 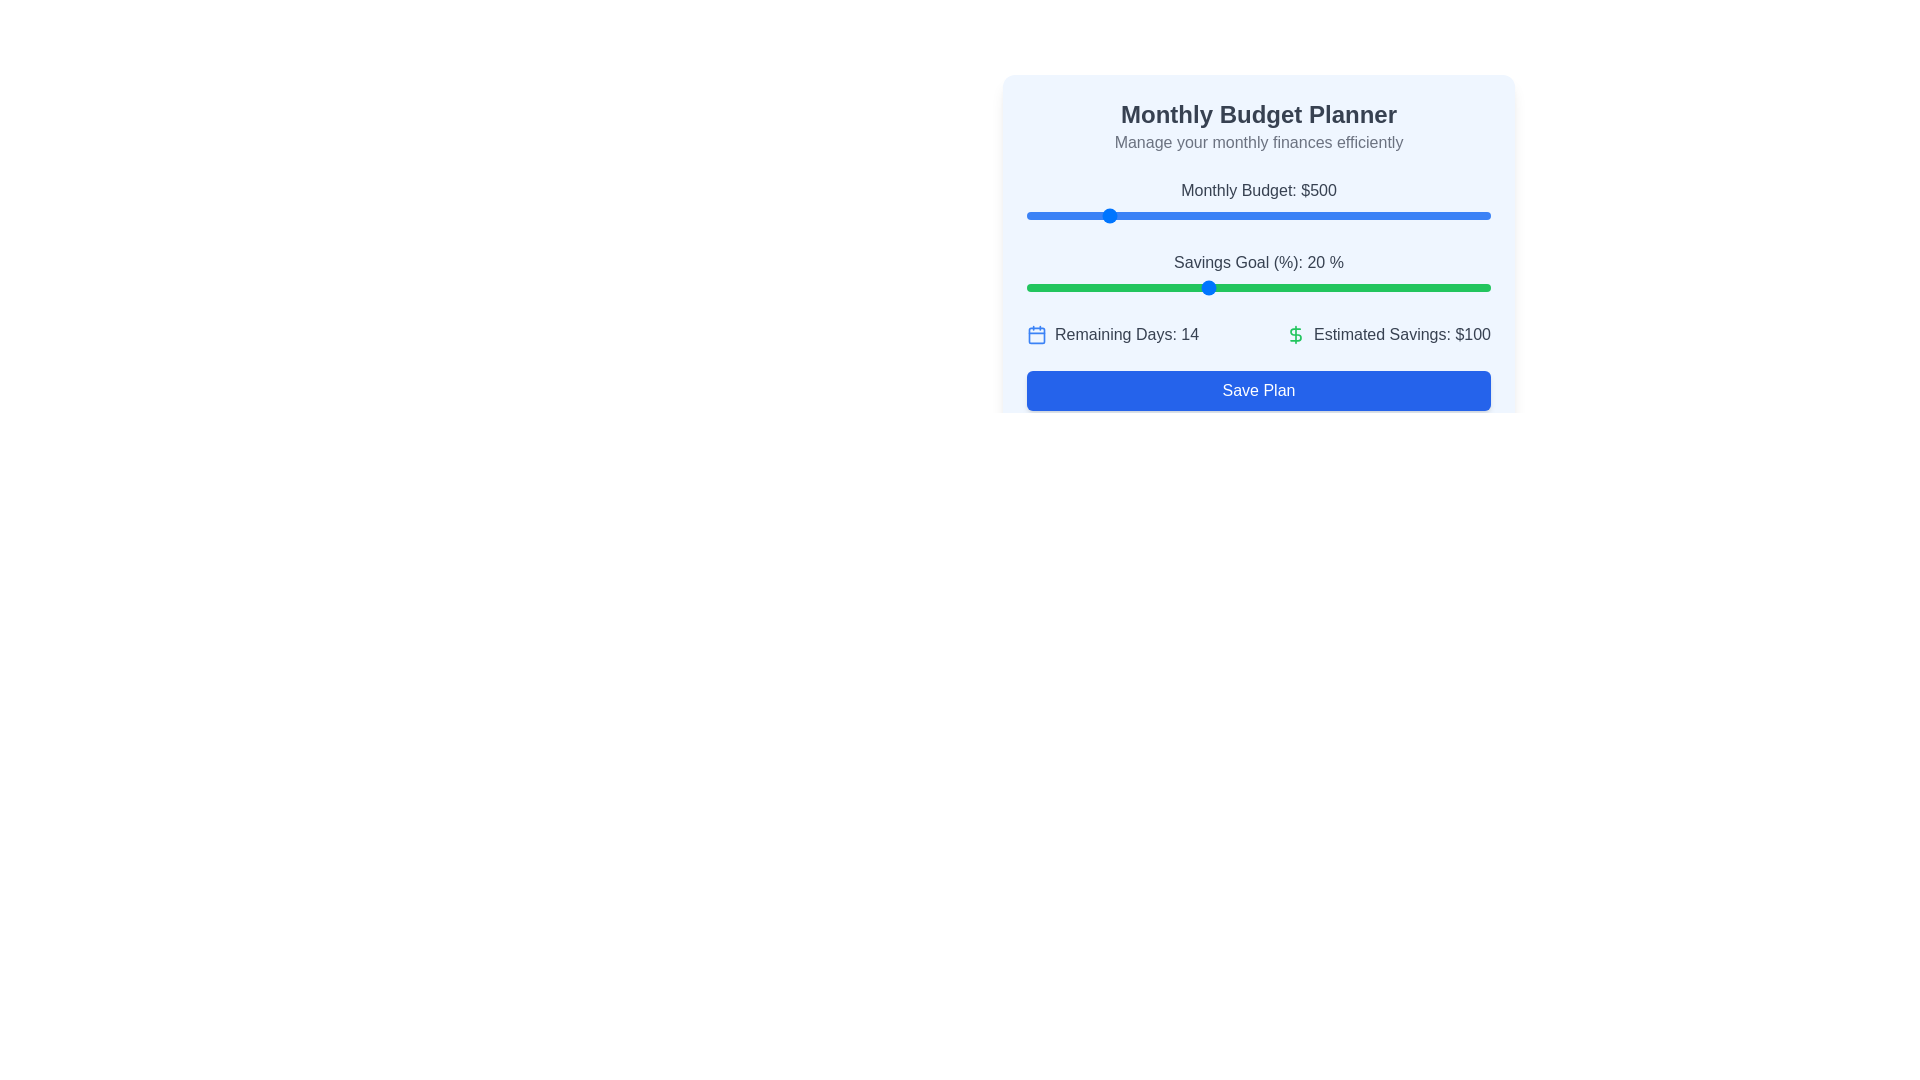 I want to click on the title and subtitle Text Block at the top of the budget planning card, which provides context for the budget interface, so click(x=1257, y=127).